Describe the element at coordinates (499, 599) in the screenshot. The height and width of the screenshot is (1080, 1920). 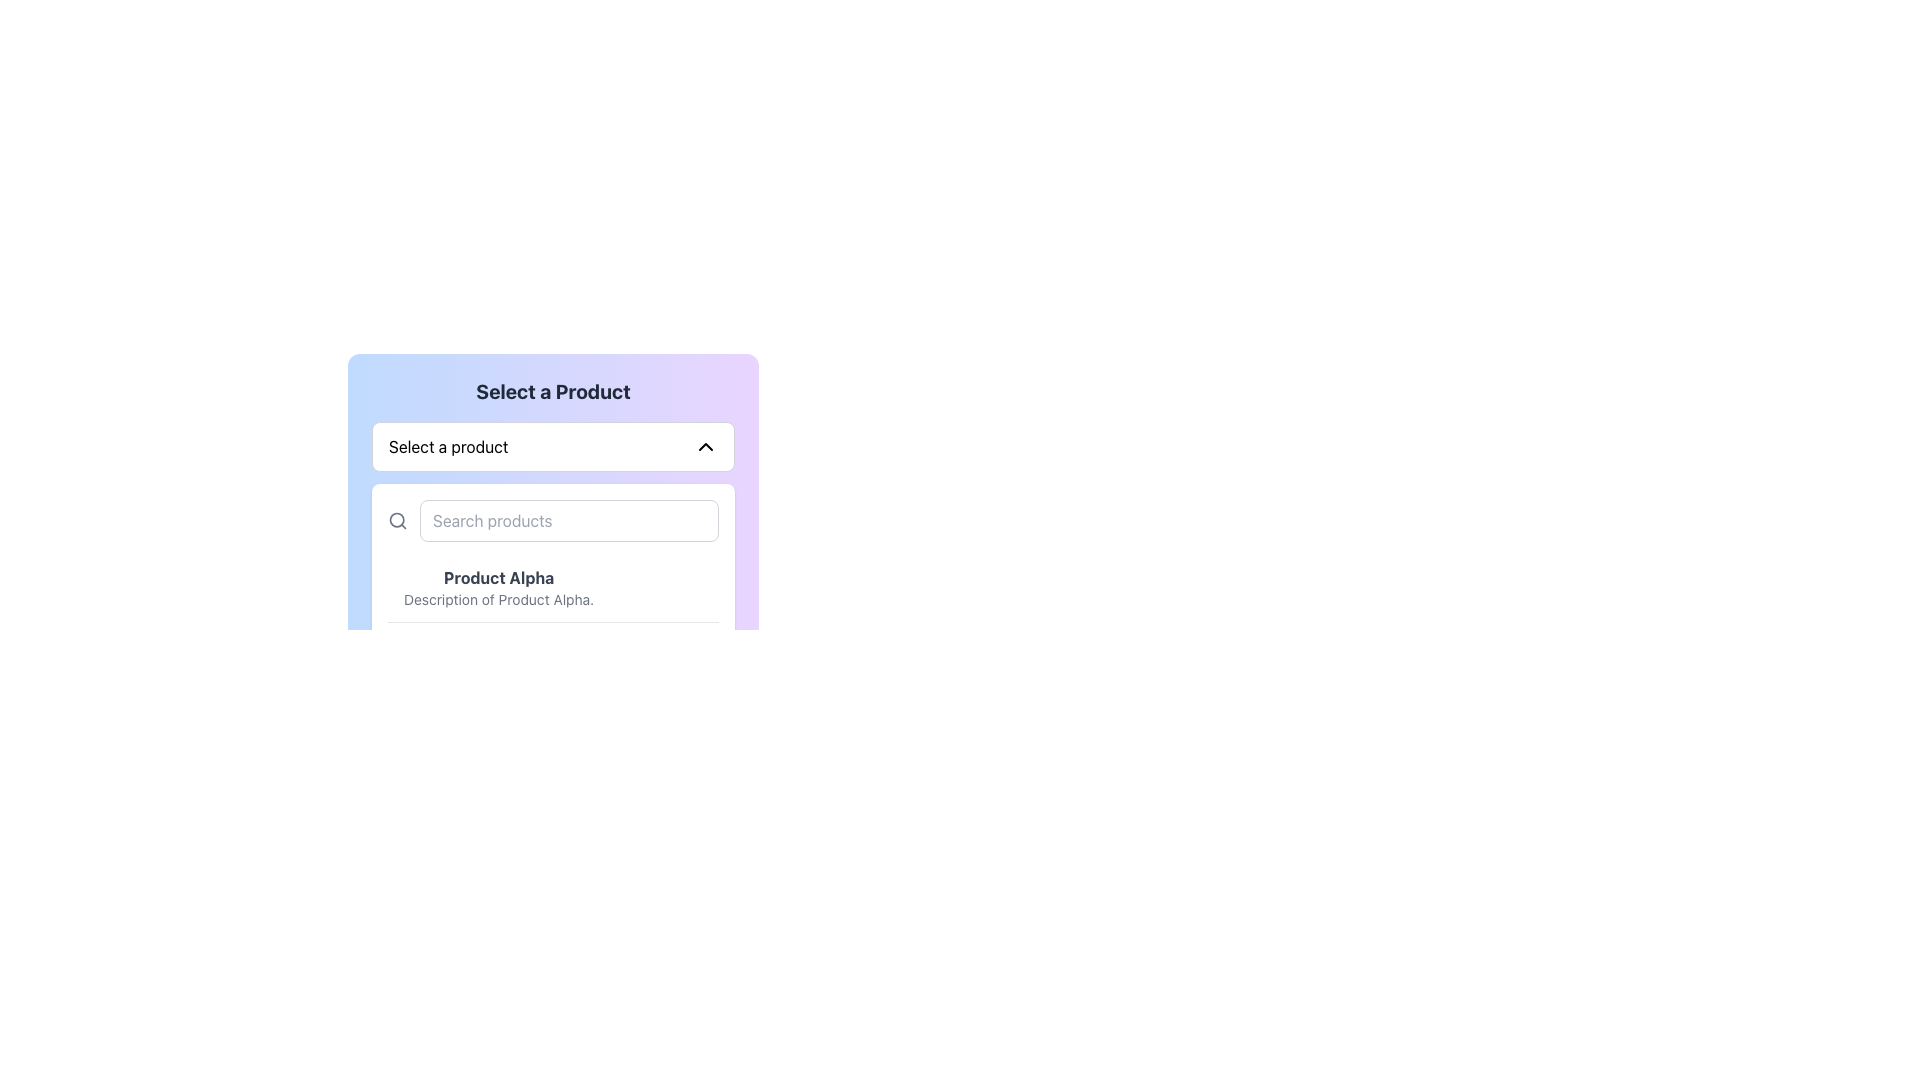
I see `the static text providing descriptive information about 'Product Alpha', which is positioned beneath the title 'Product Alpha'` at that location.